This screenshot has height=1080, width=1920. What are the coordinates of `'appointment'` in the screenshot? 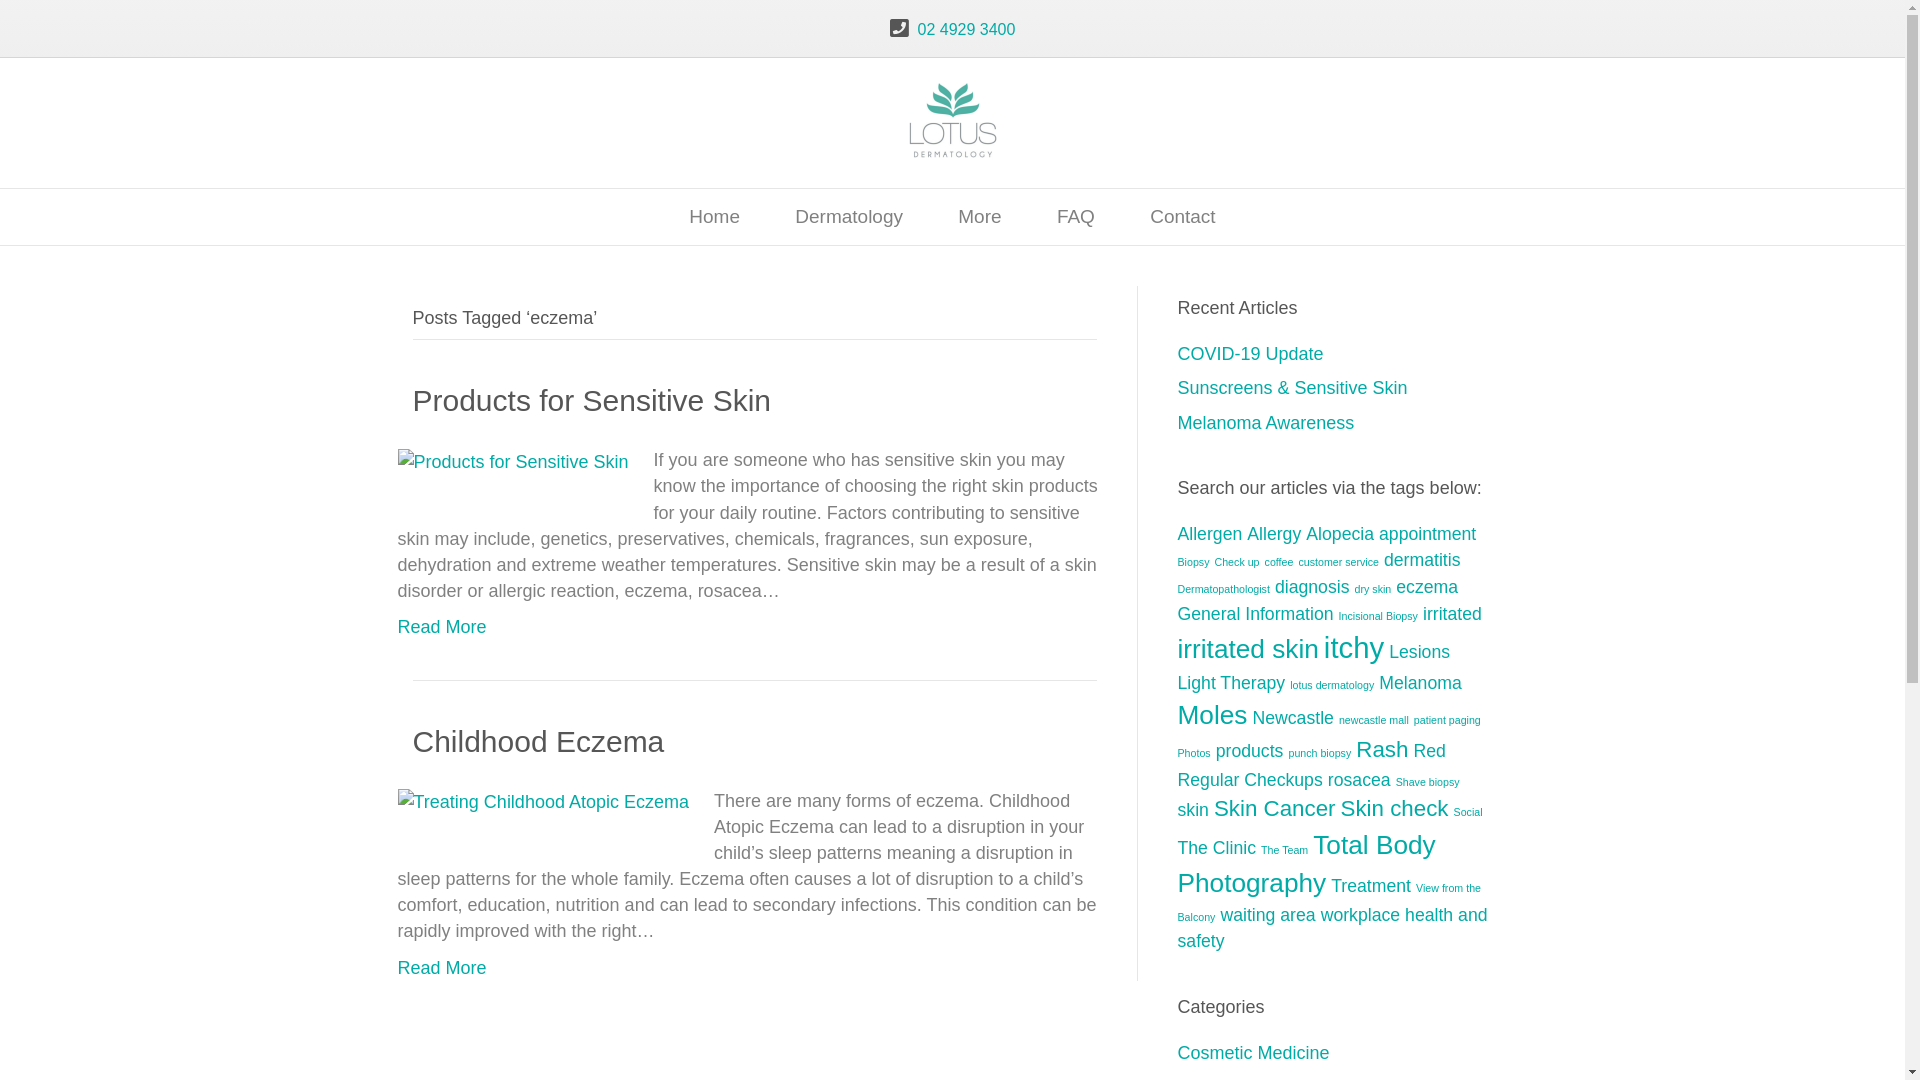 It's located at (1377, 532).